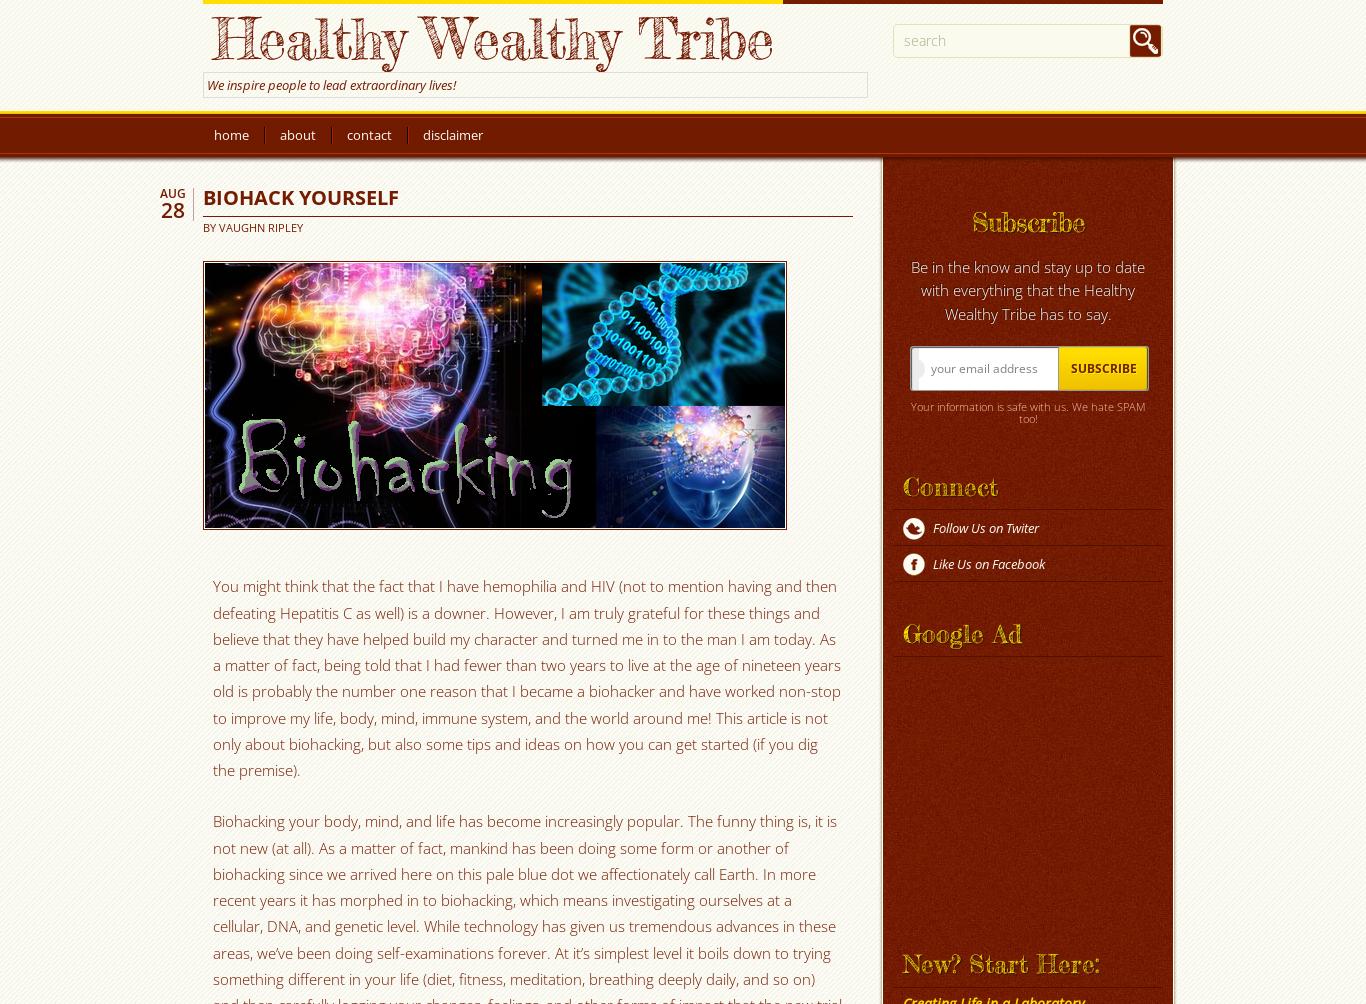 The width and height of the screenshot is (1366, 1004). I want to click on '28', so click(171, 209).